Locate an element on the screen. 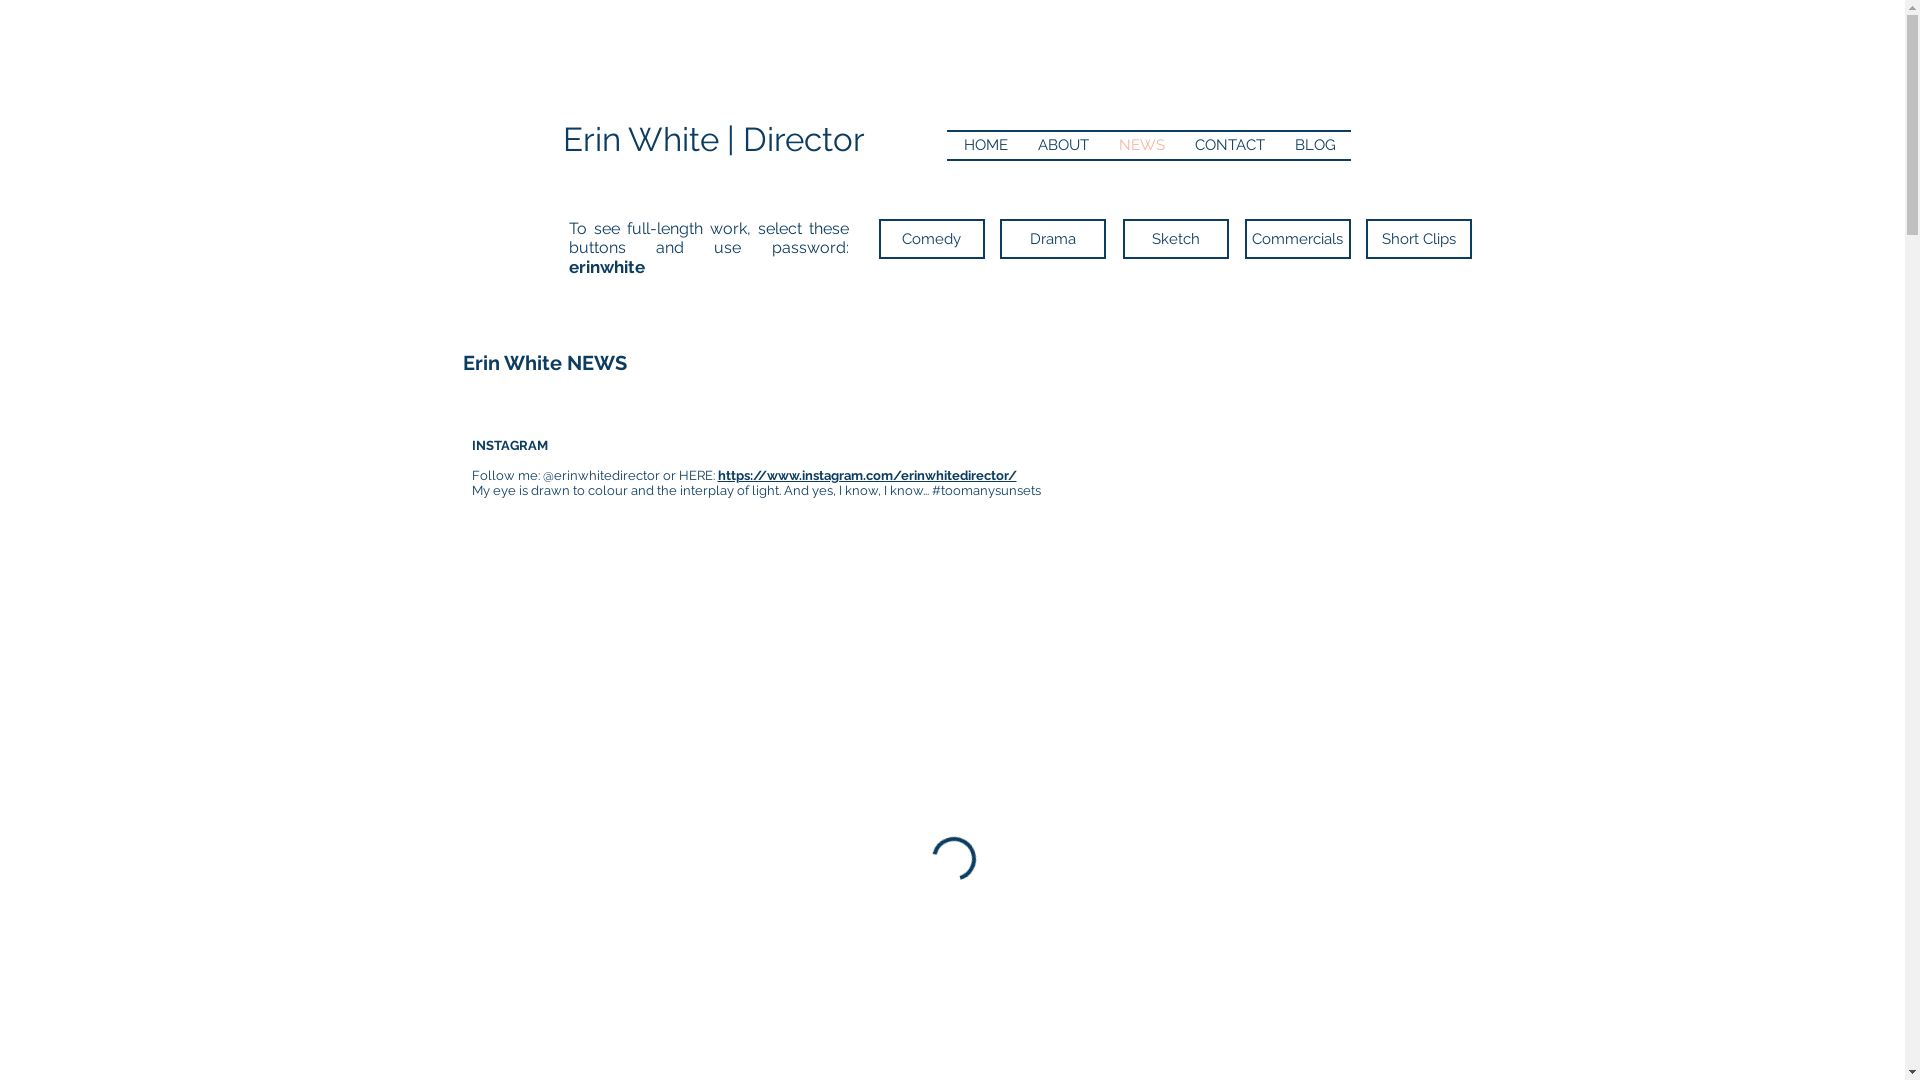 The width and height of the screenshot is (1920, 1080). 'ABOUT' is located at coordinates (1061, 144).